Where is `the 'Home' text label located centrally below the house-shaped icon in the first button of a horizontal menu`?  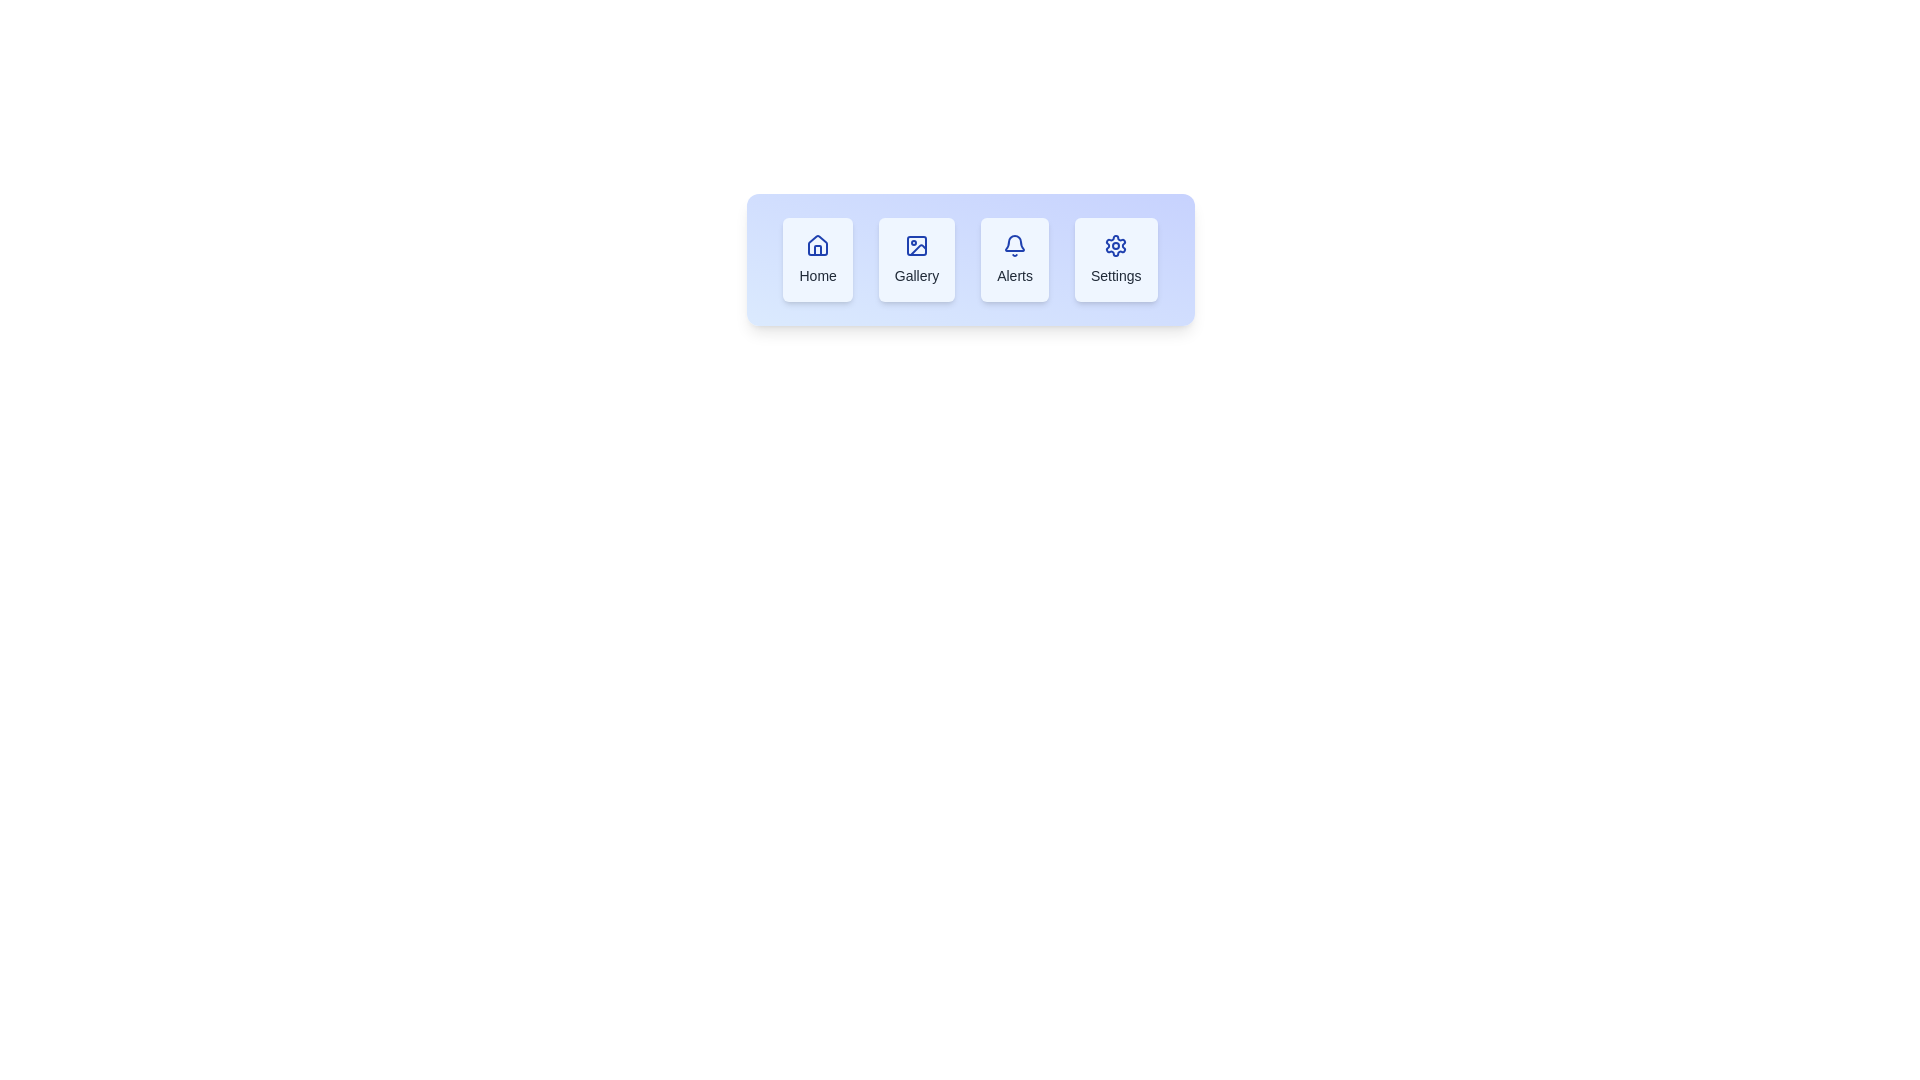 the 'Home' text label located centrally below the house-shaped icon in the first button of a horizontal menu is located at coordinates (818, 276).